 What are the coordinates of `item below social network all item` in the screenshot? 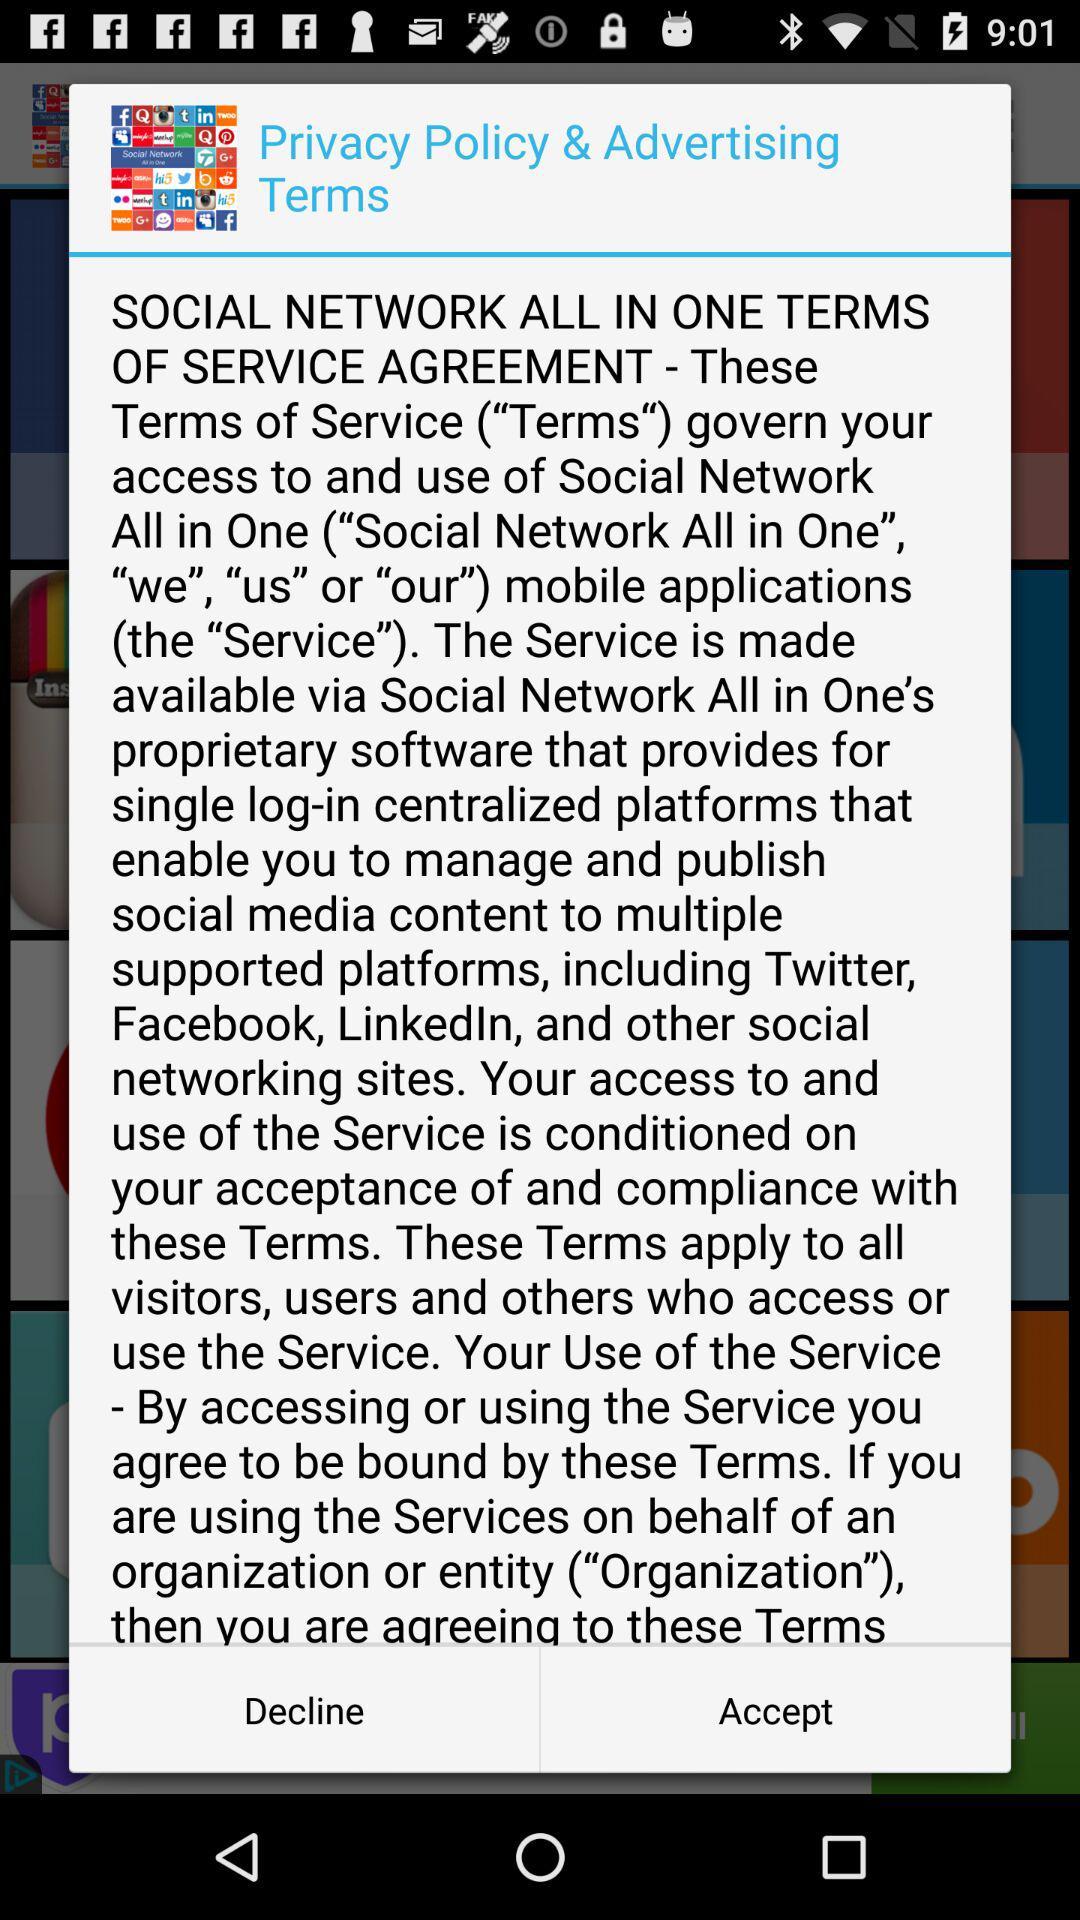 It's located at (774, 1708).